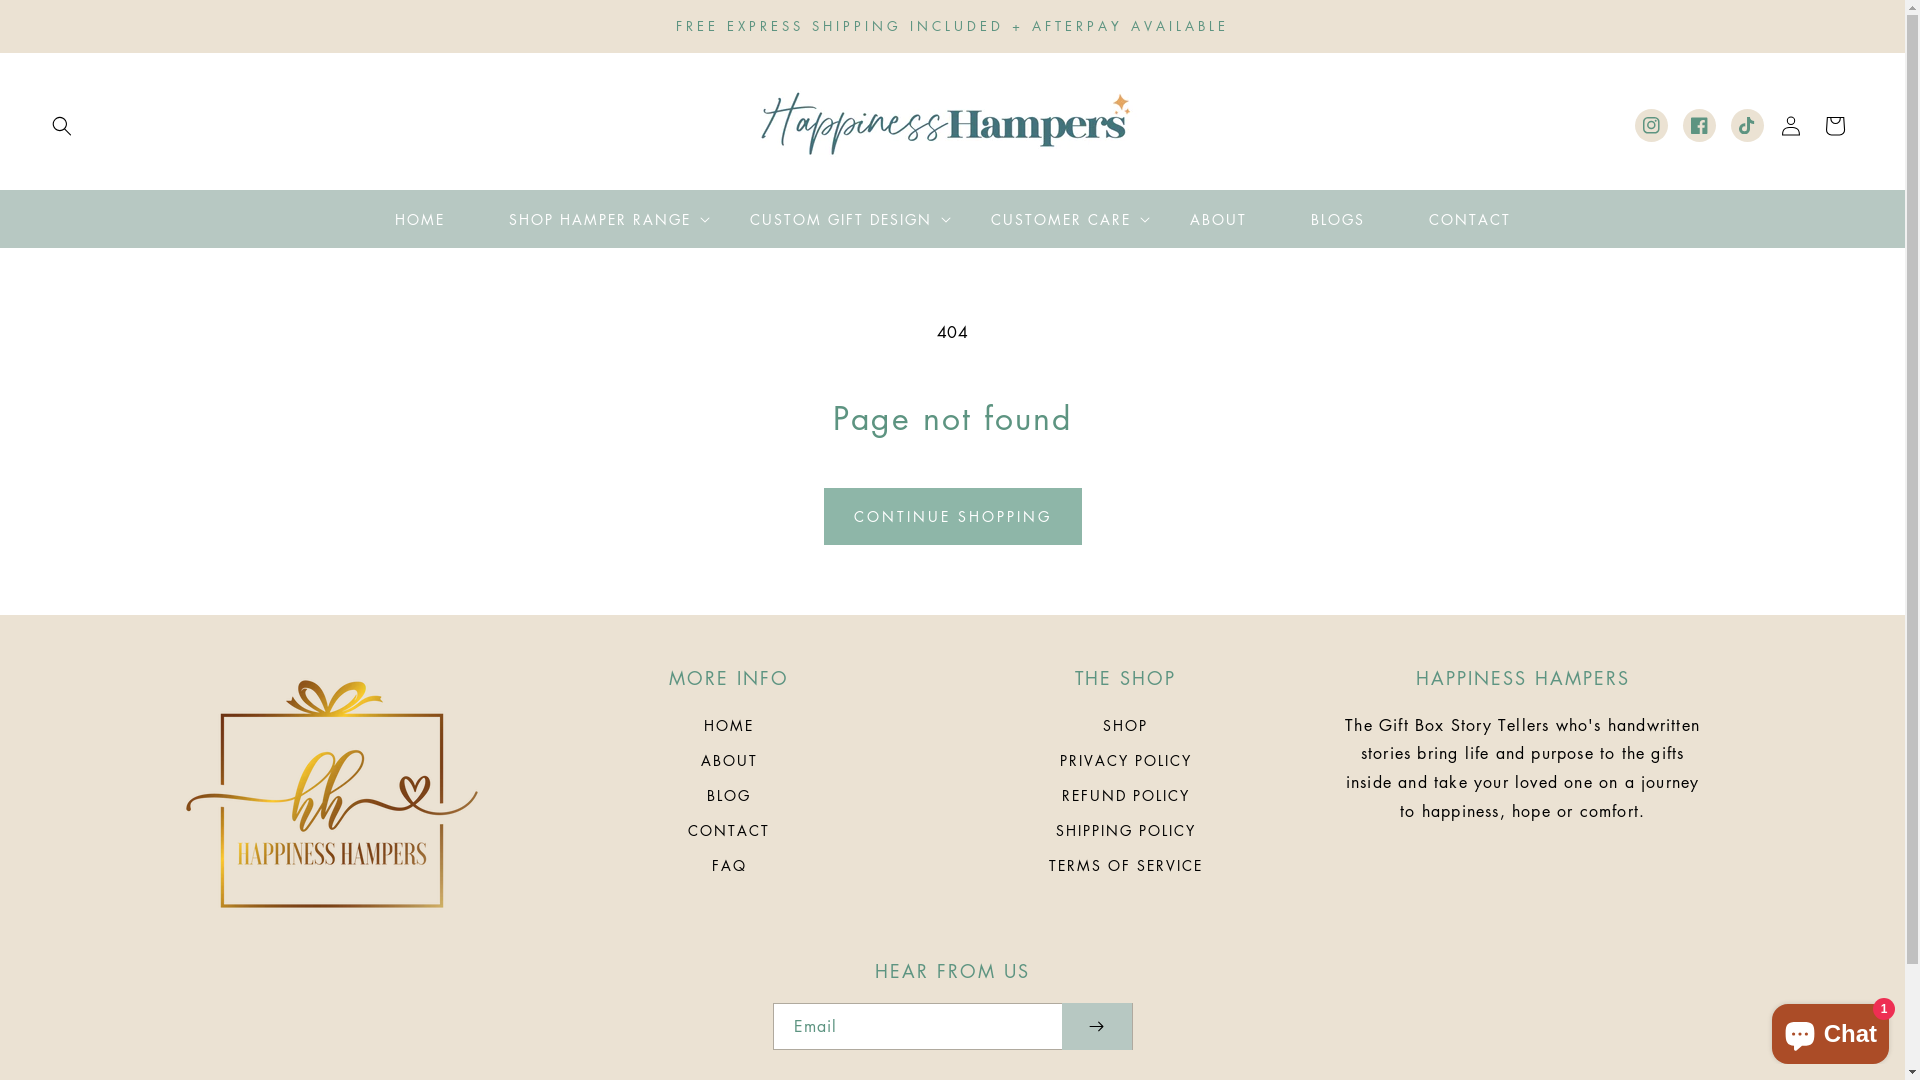 This screenshot has height=1080, width=1920. What do you see at coordinates (1126, 864) in the screenshot?
I see `'TERMS OF SERVICE'` at bounding box center [1126, 864].